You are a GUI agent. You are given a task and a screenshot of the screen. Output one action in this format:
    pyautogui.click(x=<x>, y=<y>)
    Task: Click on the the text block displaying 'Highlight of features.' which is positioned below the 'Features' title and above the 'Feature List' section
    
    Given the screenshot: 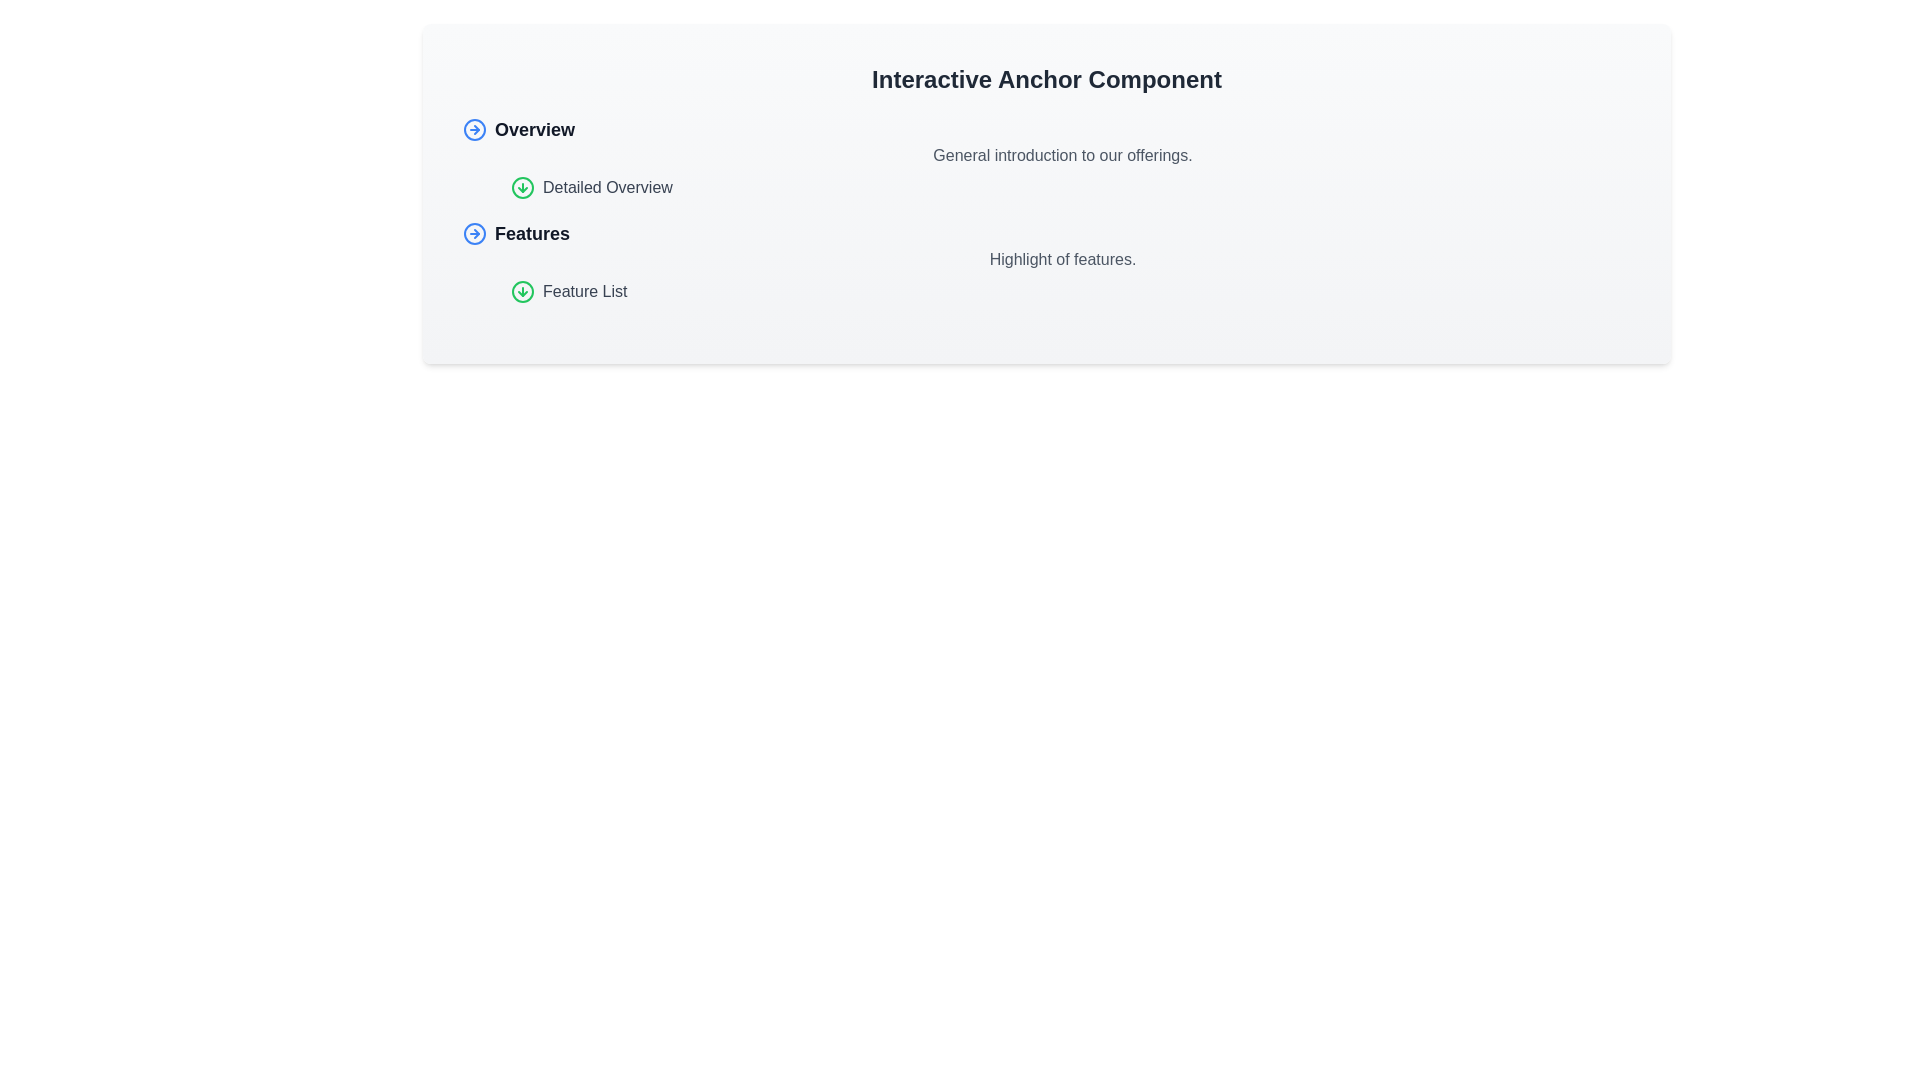 What is the action you would take?
    pyautogui.click(x=1061, y=258)
    